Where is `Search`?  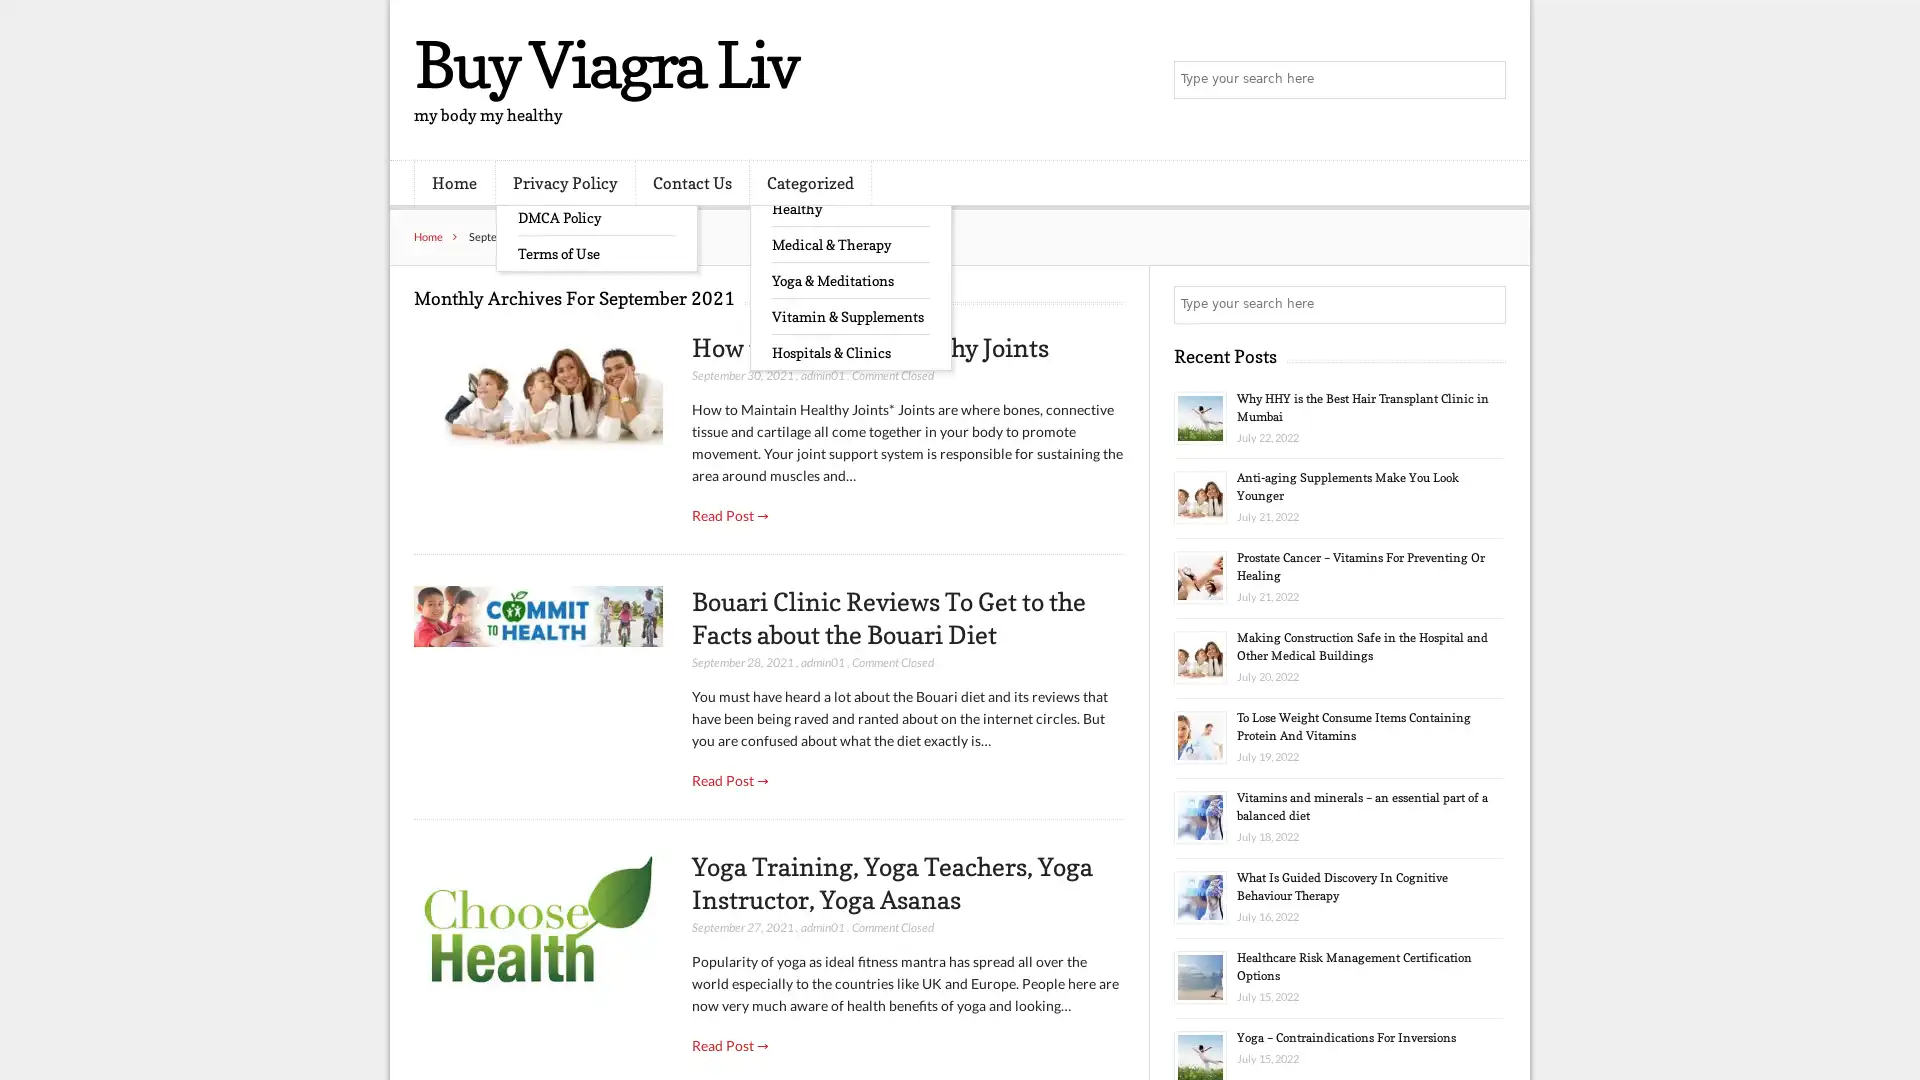
Search is located at coordinates (1485, 80).